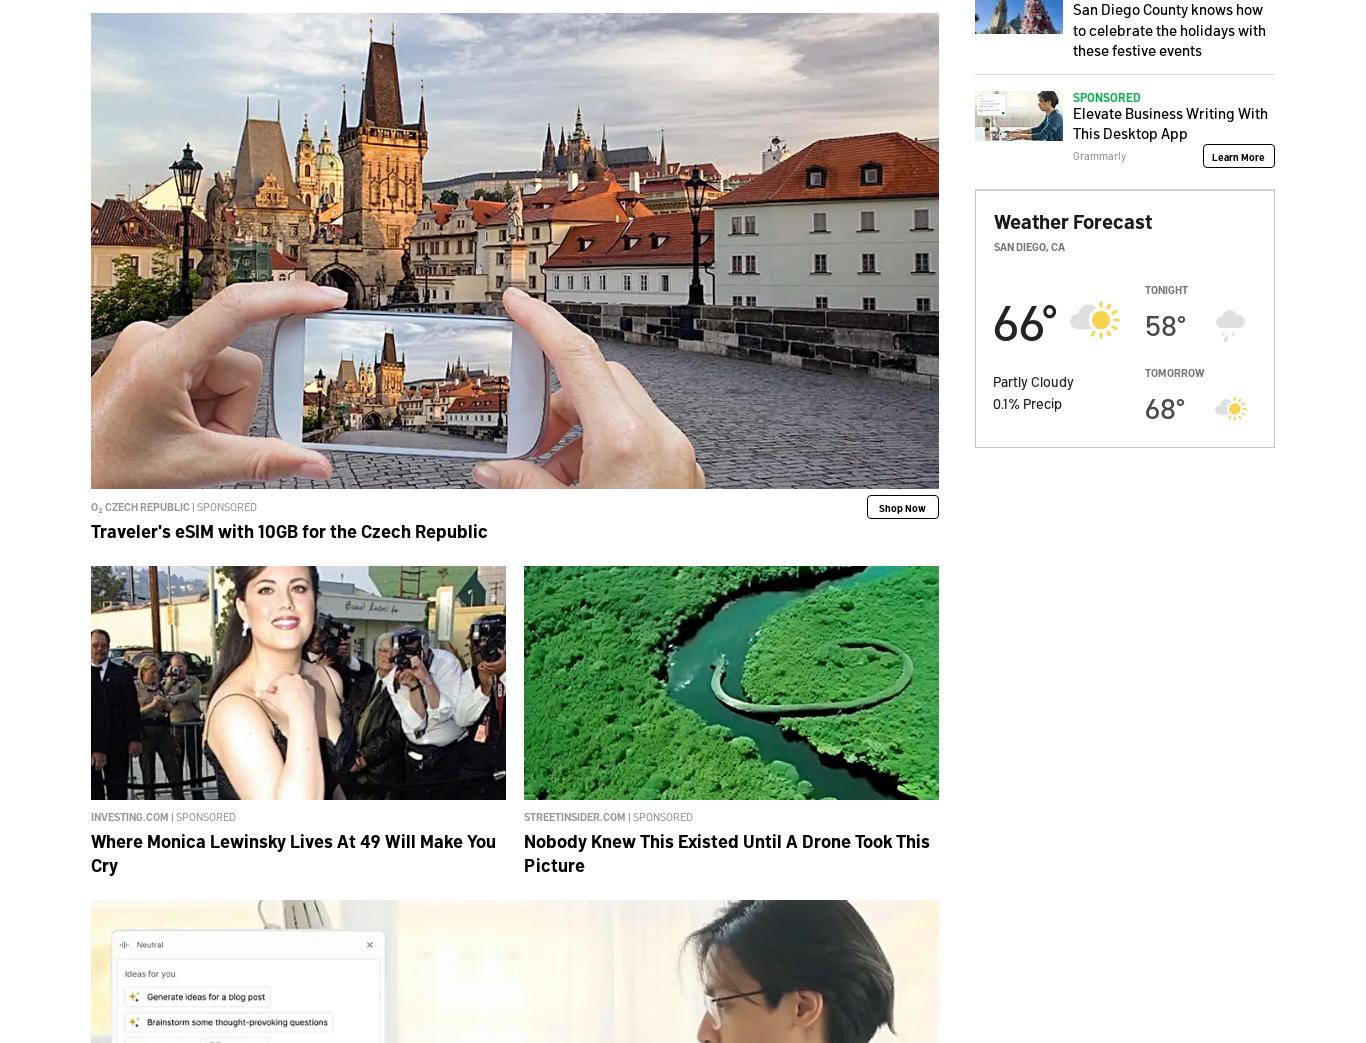  What do you see at coordinates (1000, 403) in the screenshot?
I see `'0.1'` at bounding box center [1000, 403].